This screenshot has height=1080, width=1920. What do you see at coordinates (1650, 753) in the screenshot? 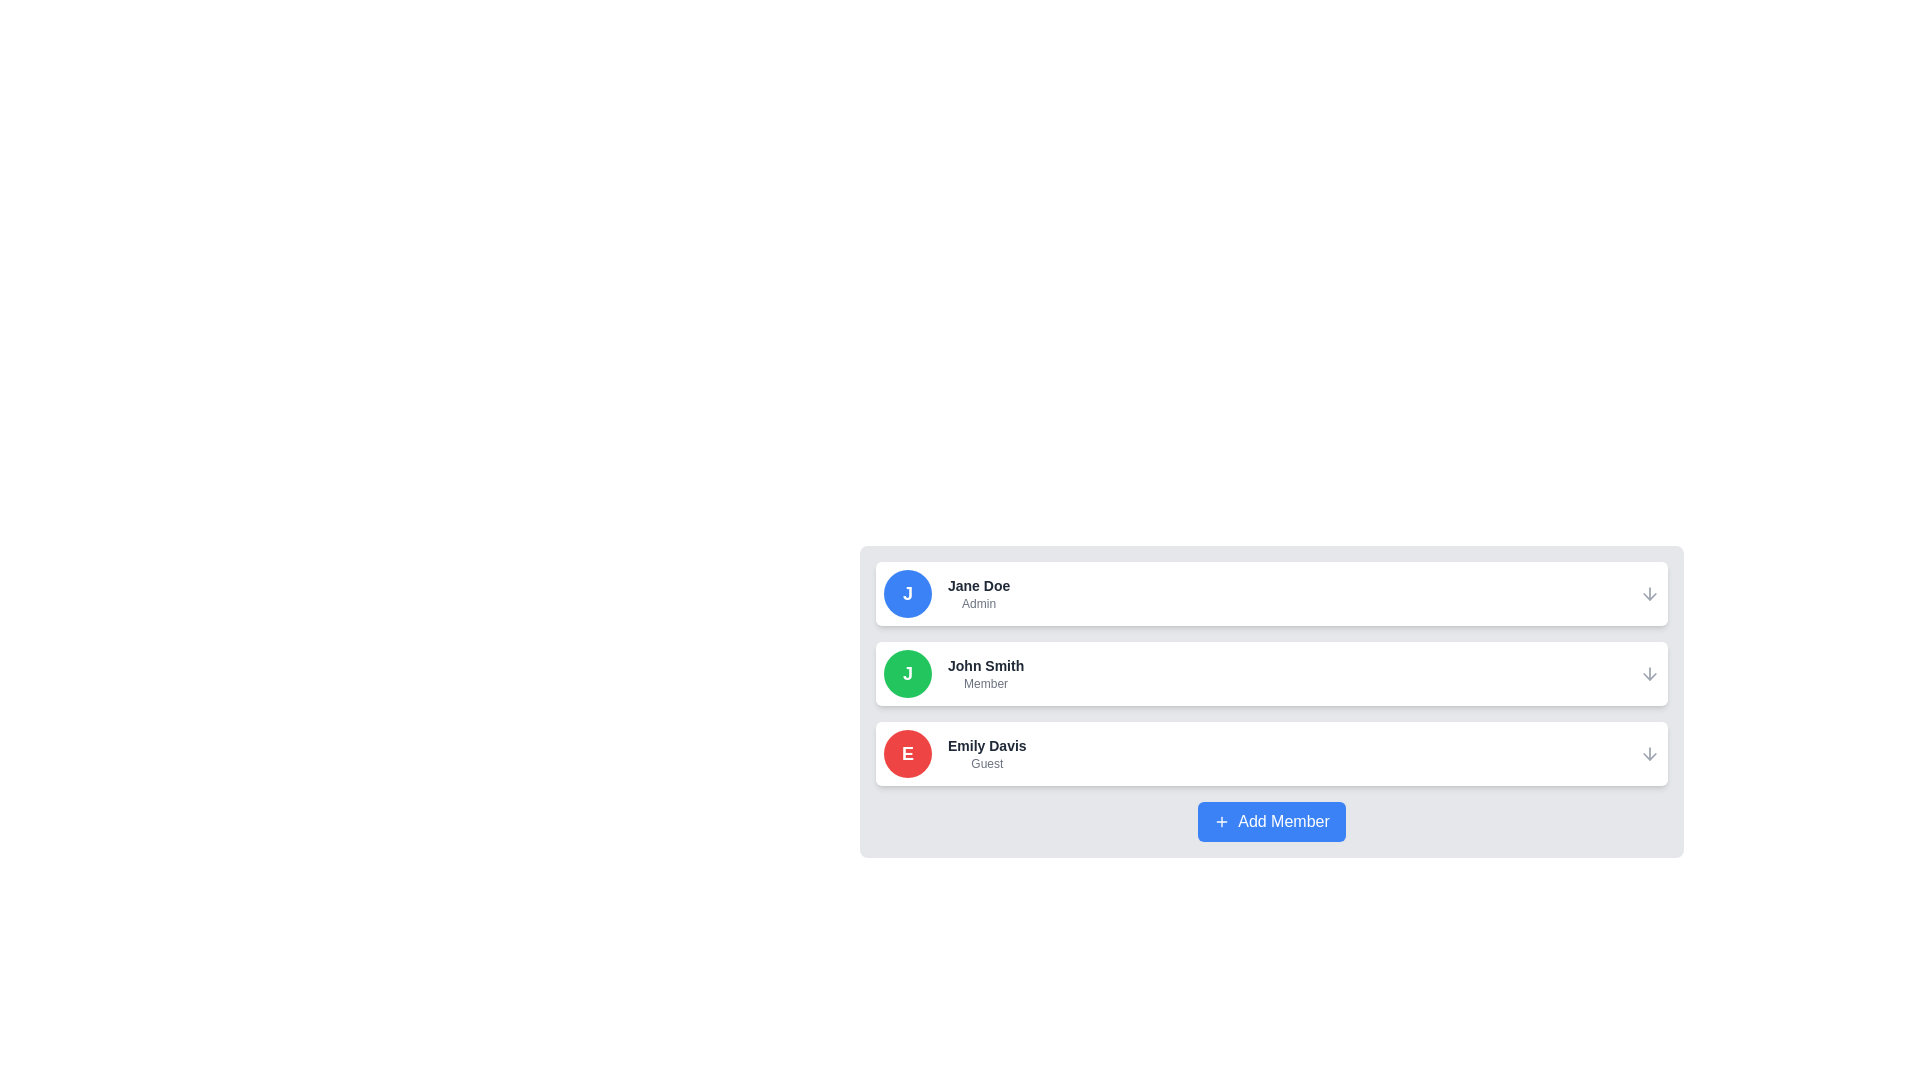
I see `the downward arrow icon on the far-right side of the 'Emily Davis' member entry` at bounding box center [1650, 753].